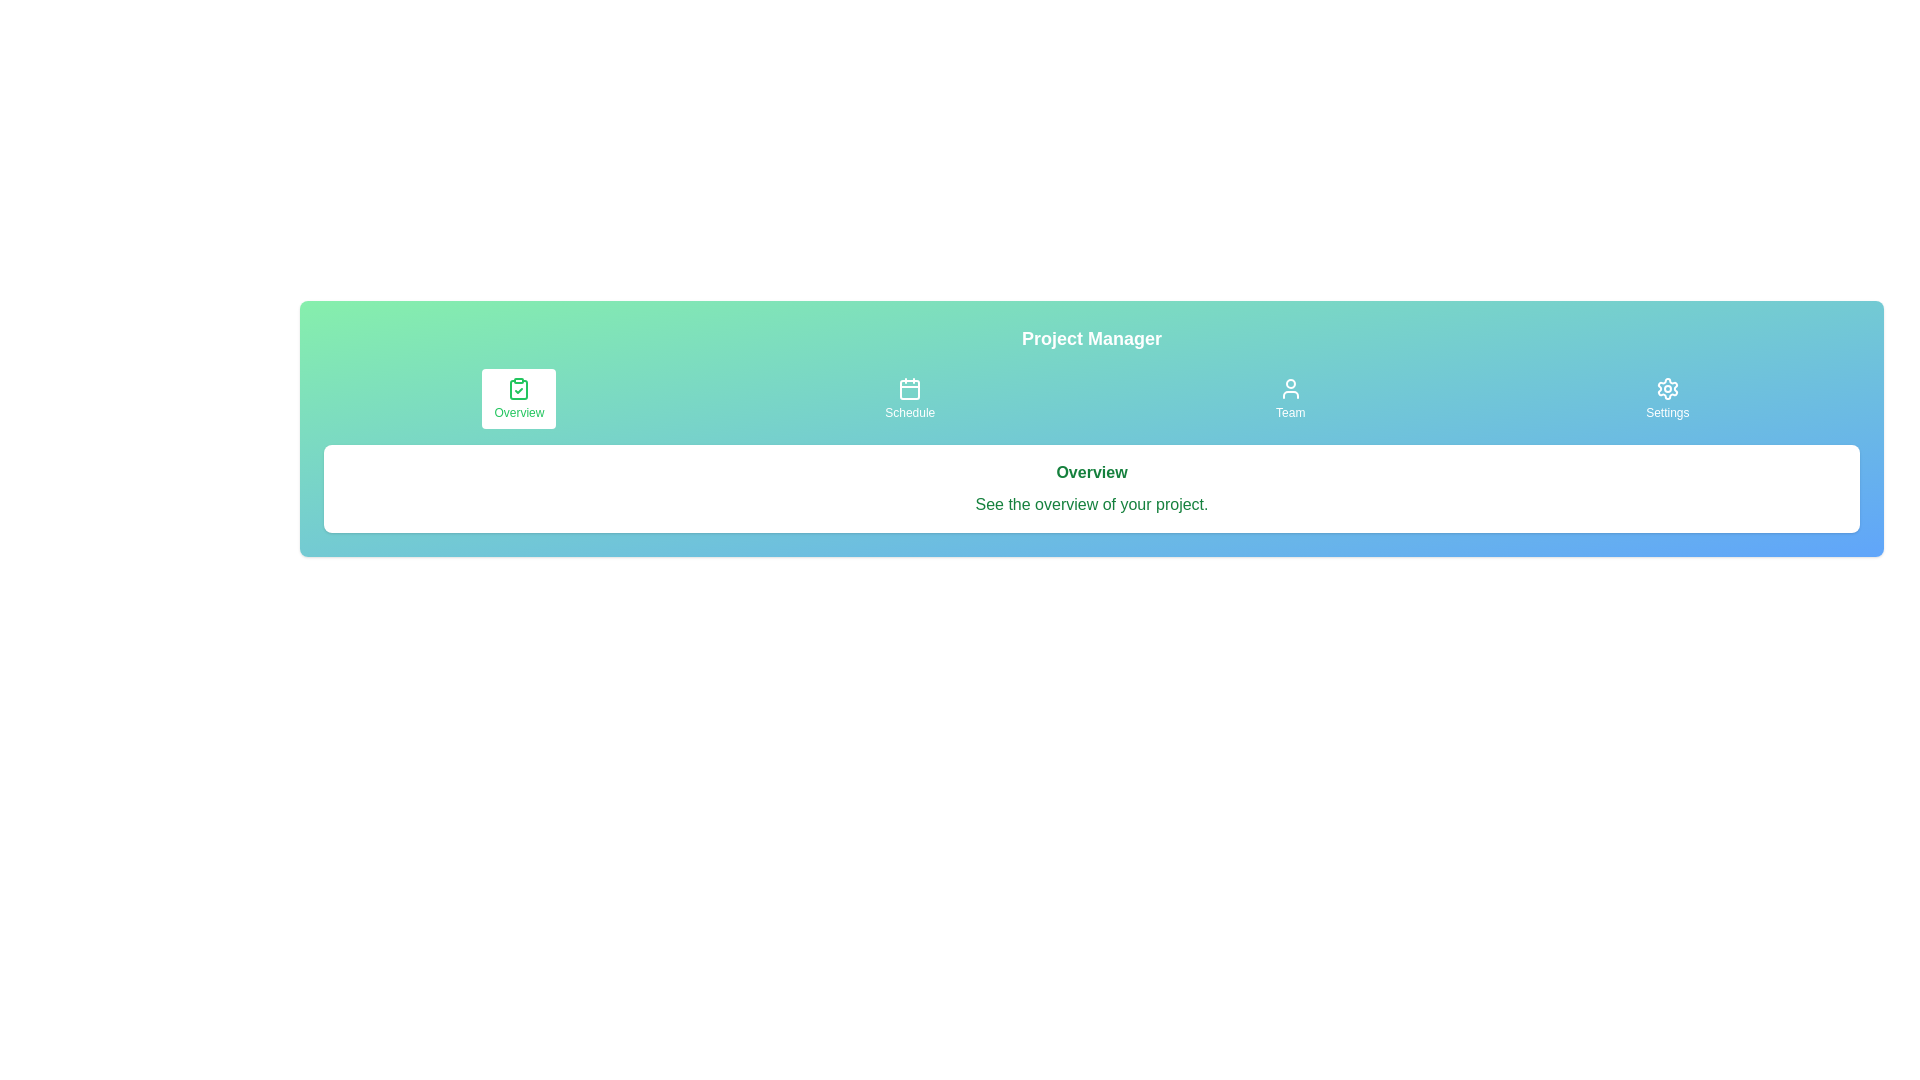 The height and width of the screenshot is (1080, 1920). I want to click on the settings icon, which is a gear or cog wheel located in the top-right corner of the navigation bar, so click(1666, 389).